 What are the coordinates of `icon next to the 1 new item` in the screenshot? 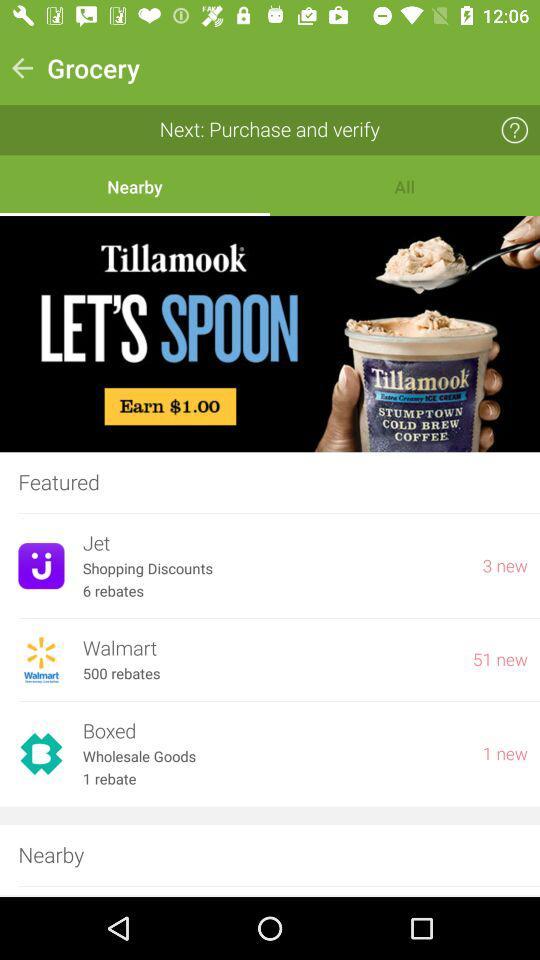 It's located at (272, 756).